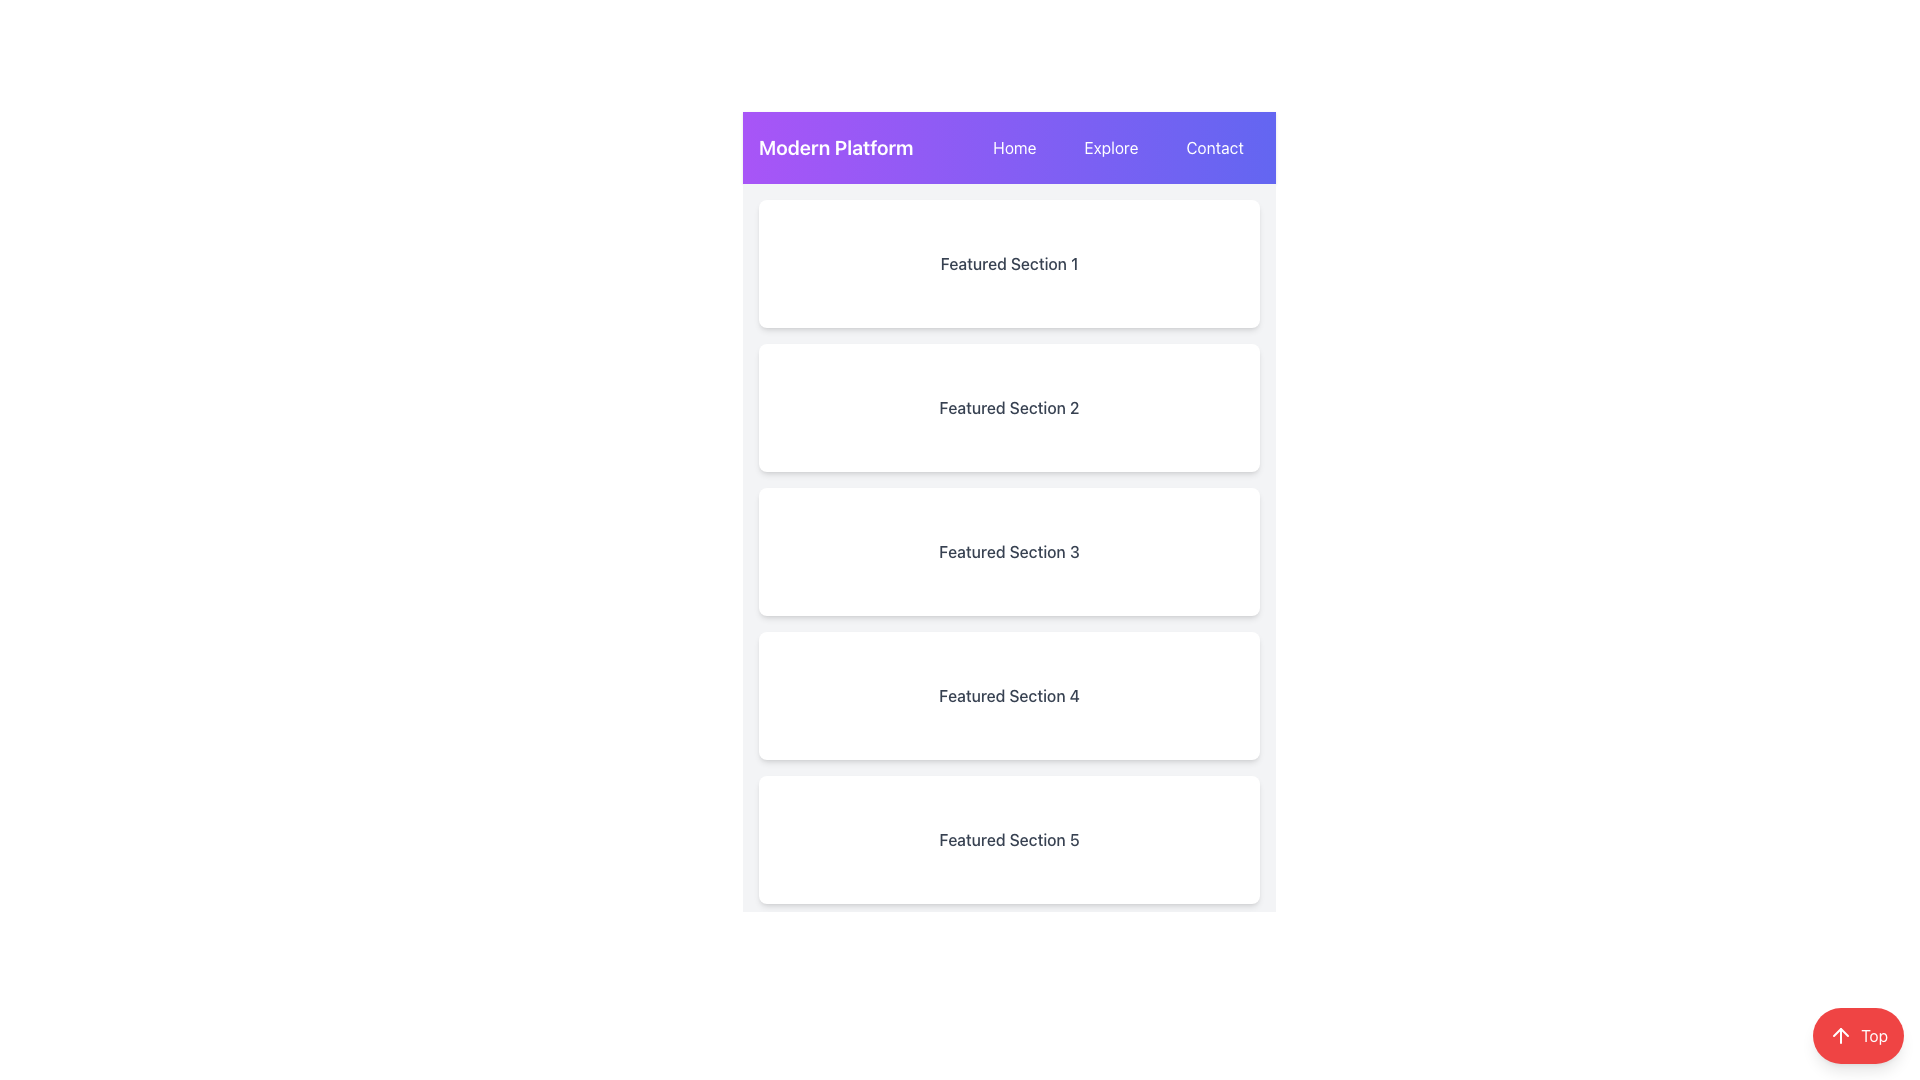 Image resolution: width=1920 pixels, height=1080 pixels. I want to click on the 'Home' text button, which is styled with white text on a purple background, so click(1014, 146).